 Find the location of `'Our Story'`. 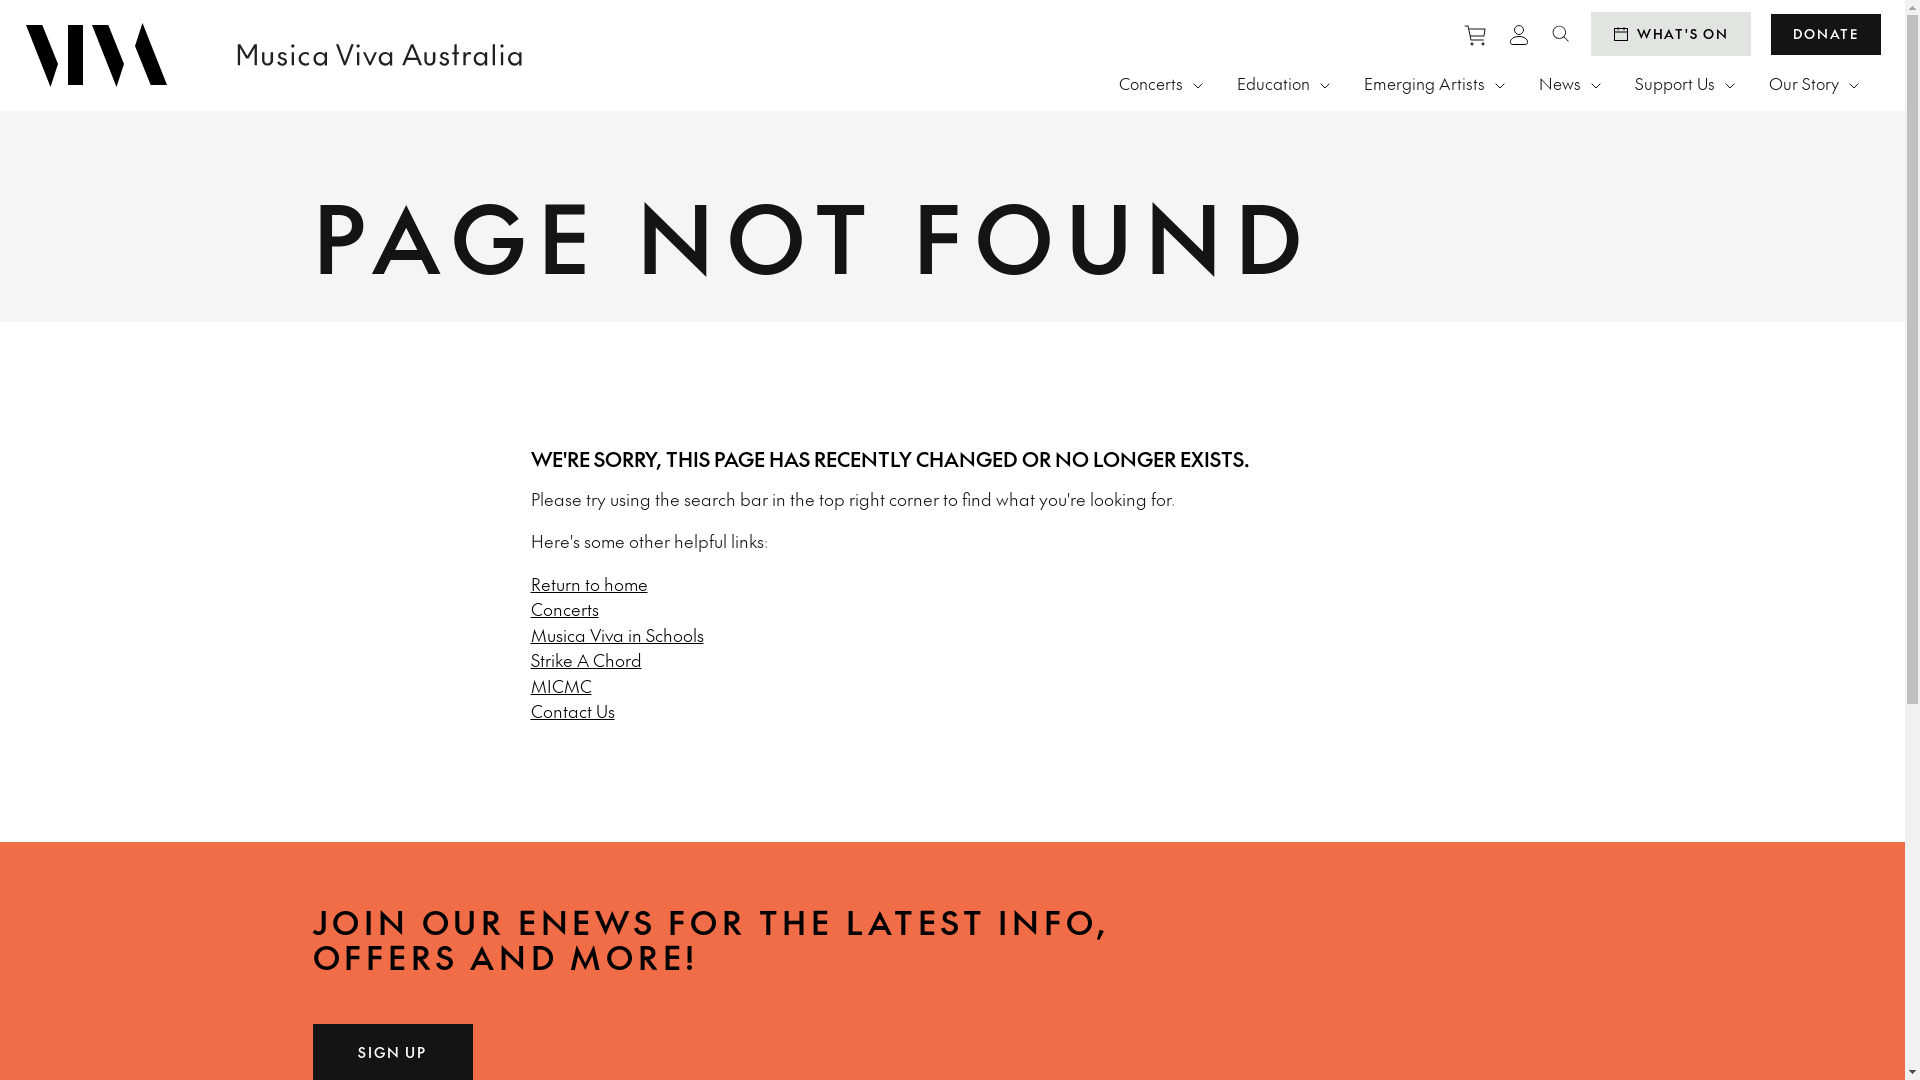

'Our Story' is located at coordinates (1814, 82).